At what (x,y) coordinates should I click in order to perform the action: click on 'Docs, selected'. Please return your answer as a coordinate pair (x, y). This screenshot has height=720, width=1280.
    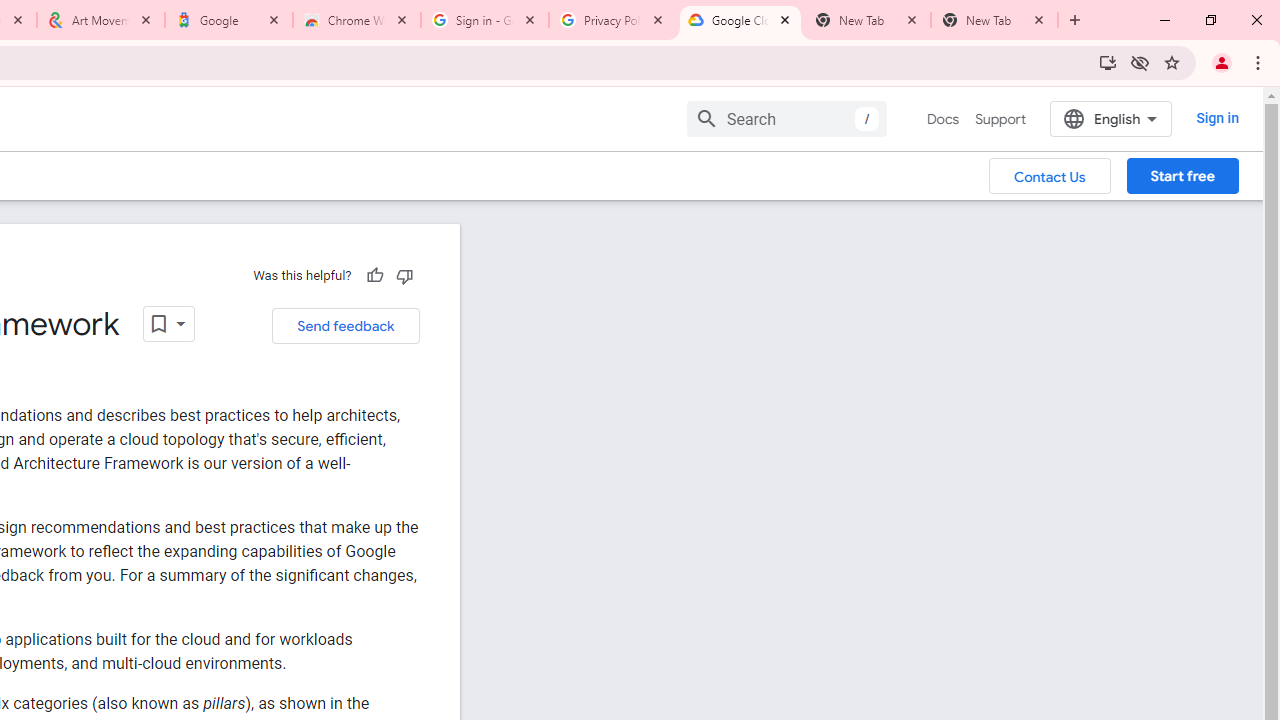
    Looking at the image, I should click on (941, 119).